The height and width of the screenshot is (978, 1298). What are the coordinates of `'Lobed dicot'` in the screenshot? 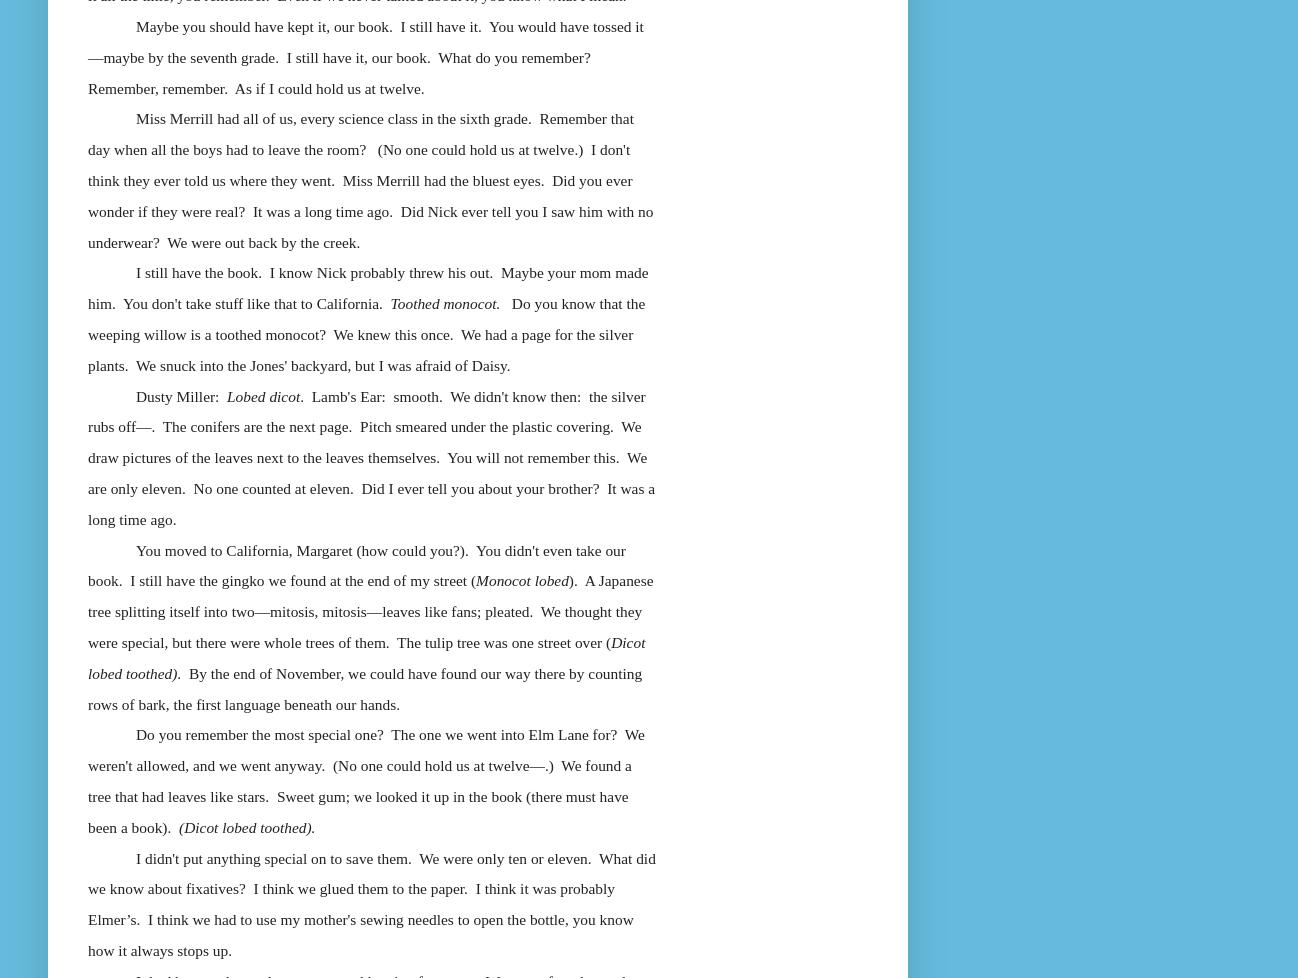 It's located at (227, 394).